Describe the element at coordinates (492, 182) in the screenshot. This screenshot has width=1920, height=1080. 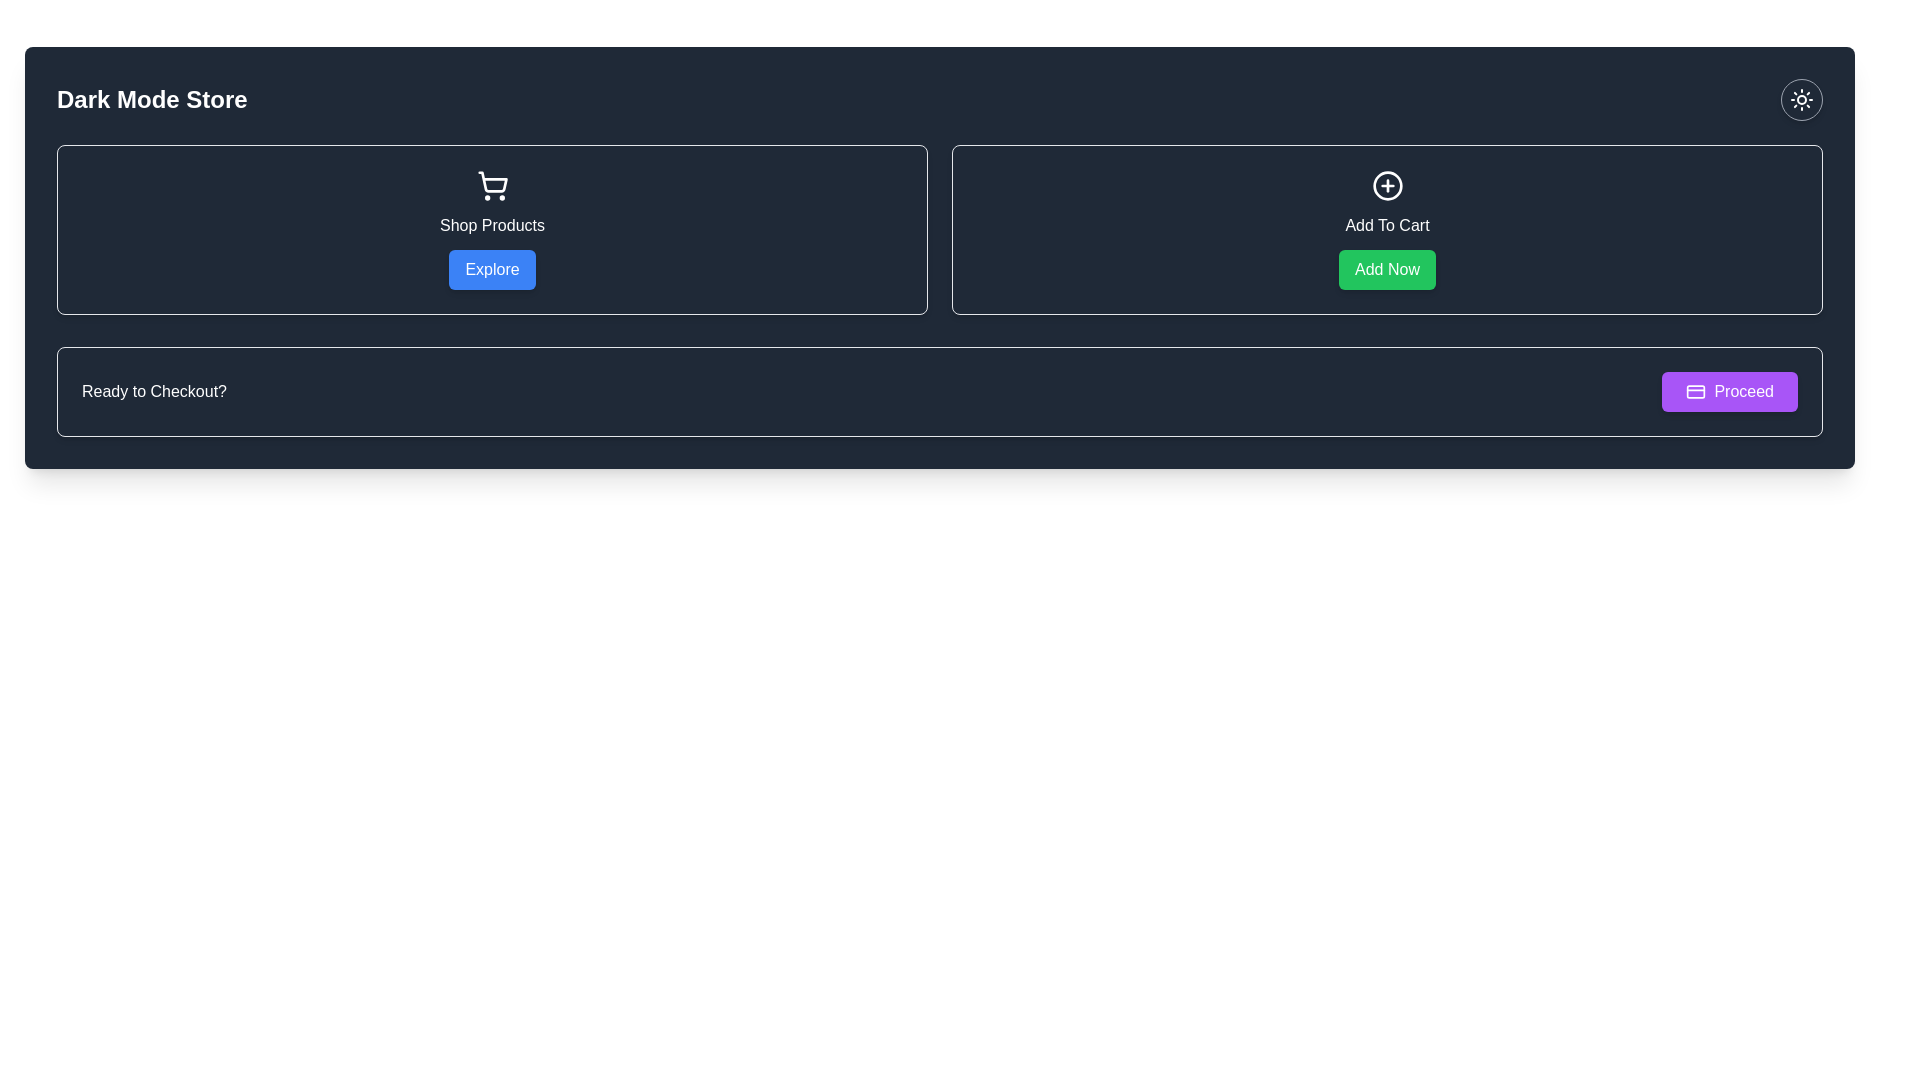
I see `the iconographic graphic component of the shopping cart icon, which is centrally positioned within the cart's wireframe structure` at that location.